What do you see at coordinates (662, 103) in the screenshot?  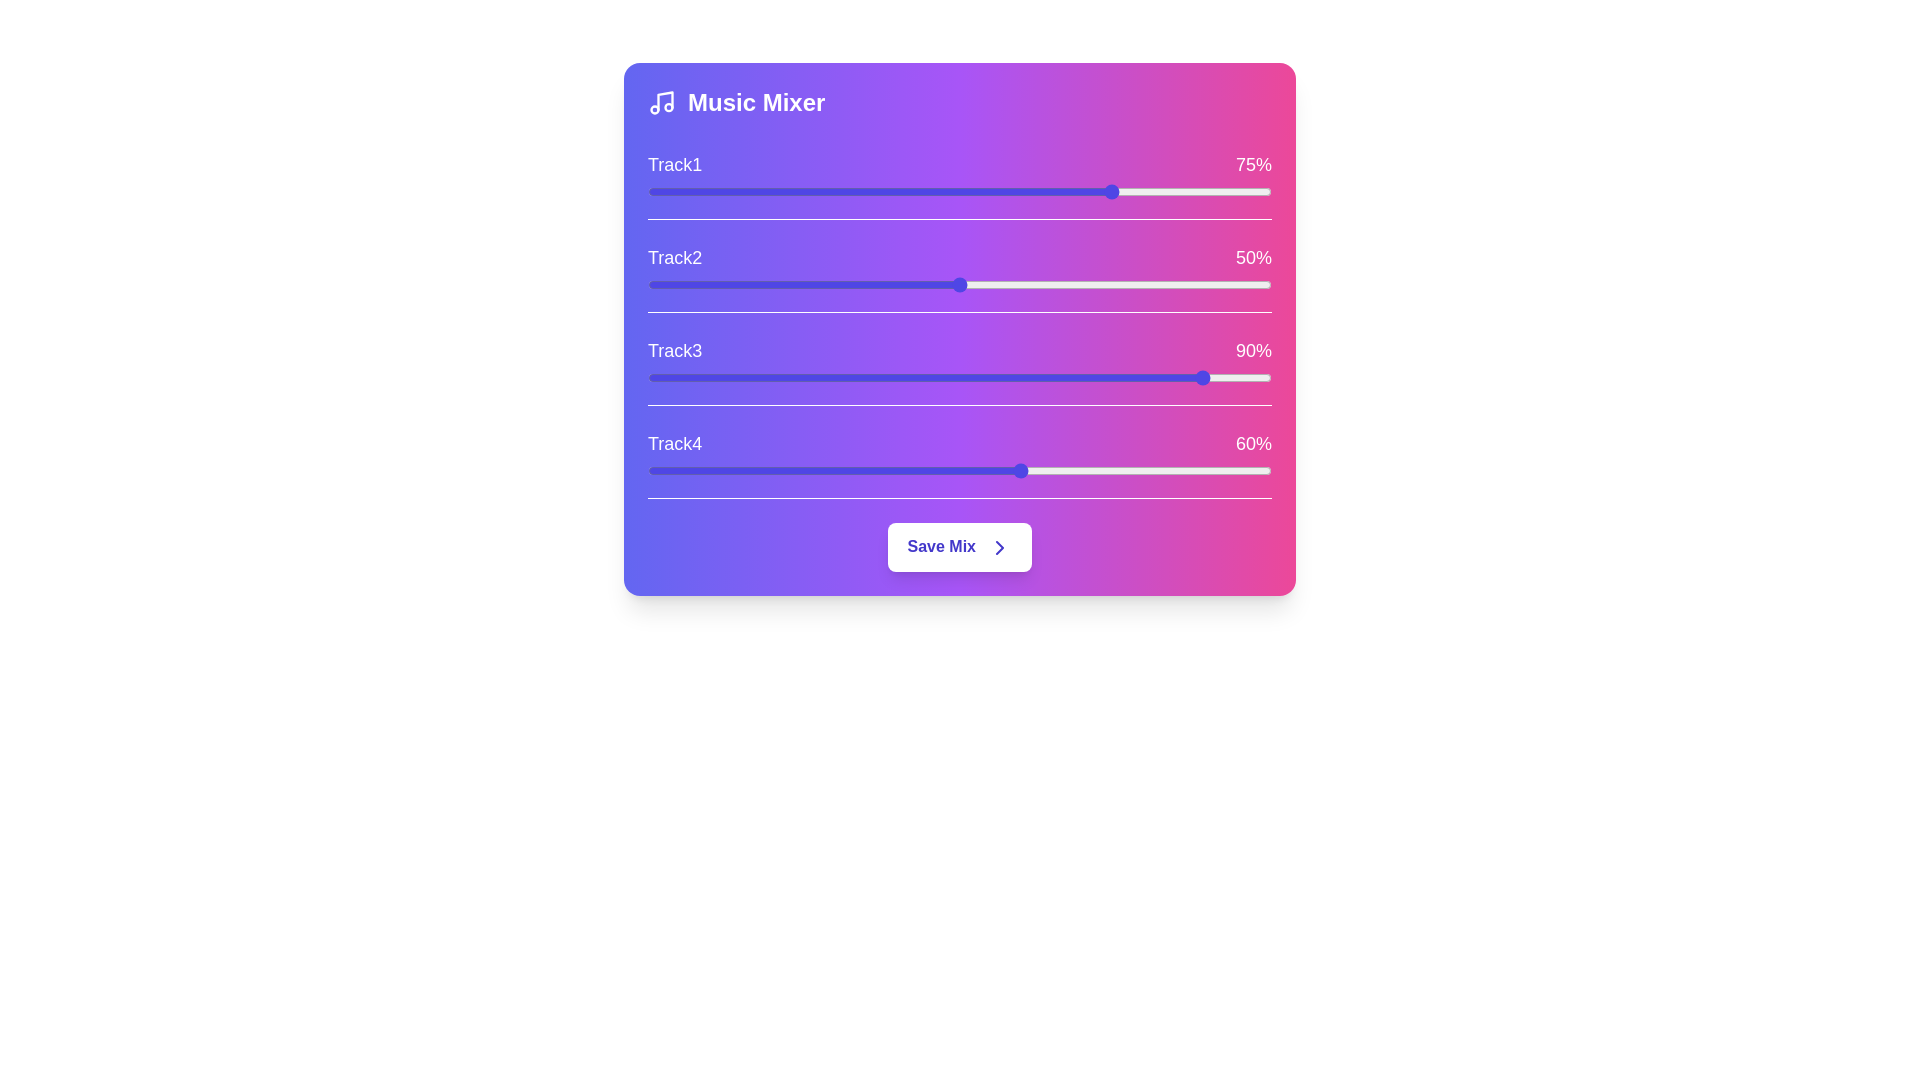 I see `the 'Music' icon to reveal additional functionality` at bounding box center [662, 103].